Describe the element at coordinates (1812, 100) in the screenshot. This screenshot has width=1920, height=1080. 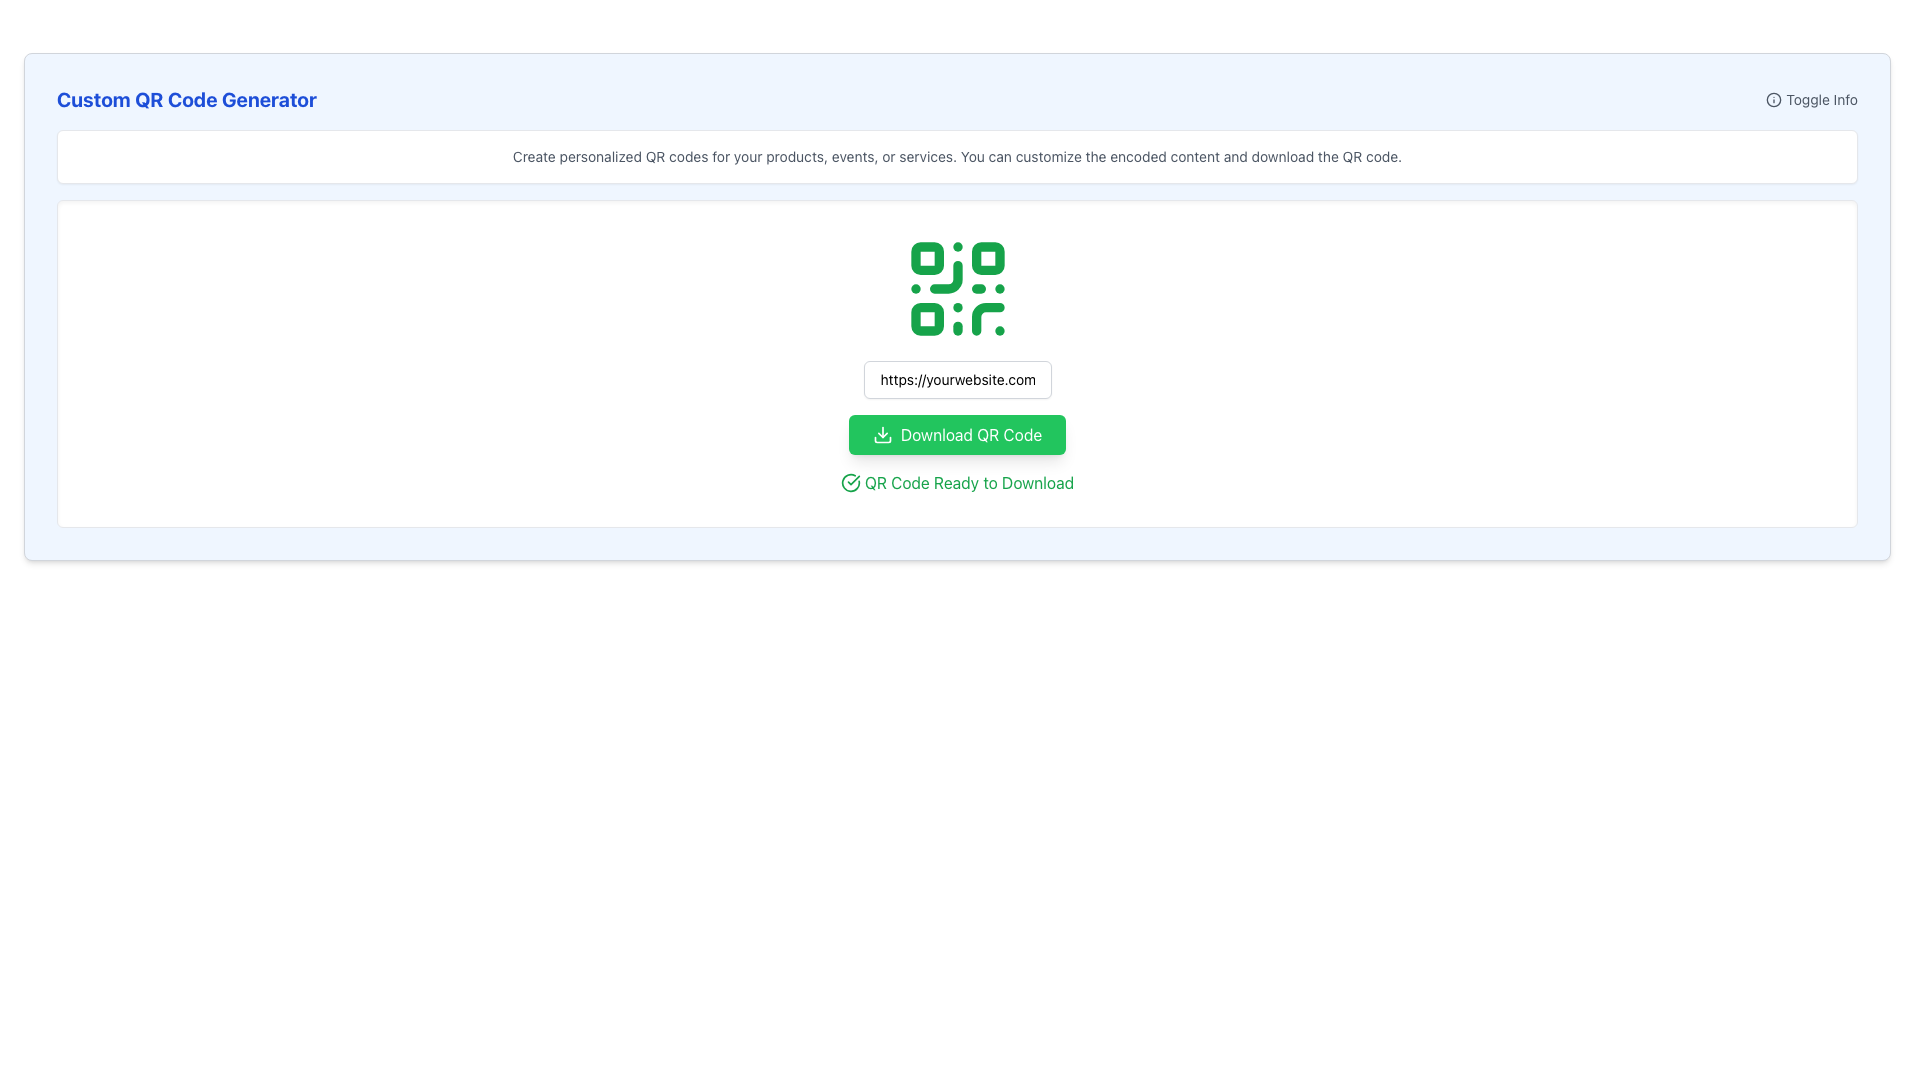
I see `the toggle button with text and icon located at the top-right corner of the 'Custom QR Code Generator' section to change its text color` at that location.